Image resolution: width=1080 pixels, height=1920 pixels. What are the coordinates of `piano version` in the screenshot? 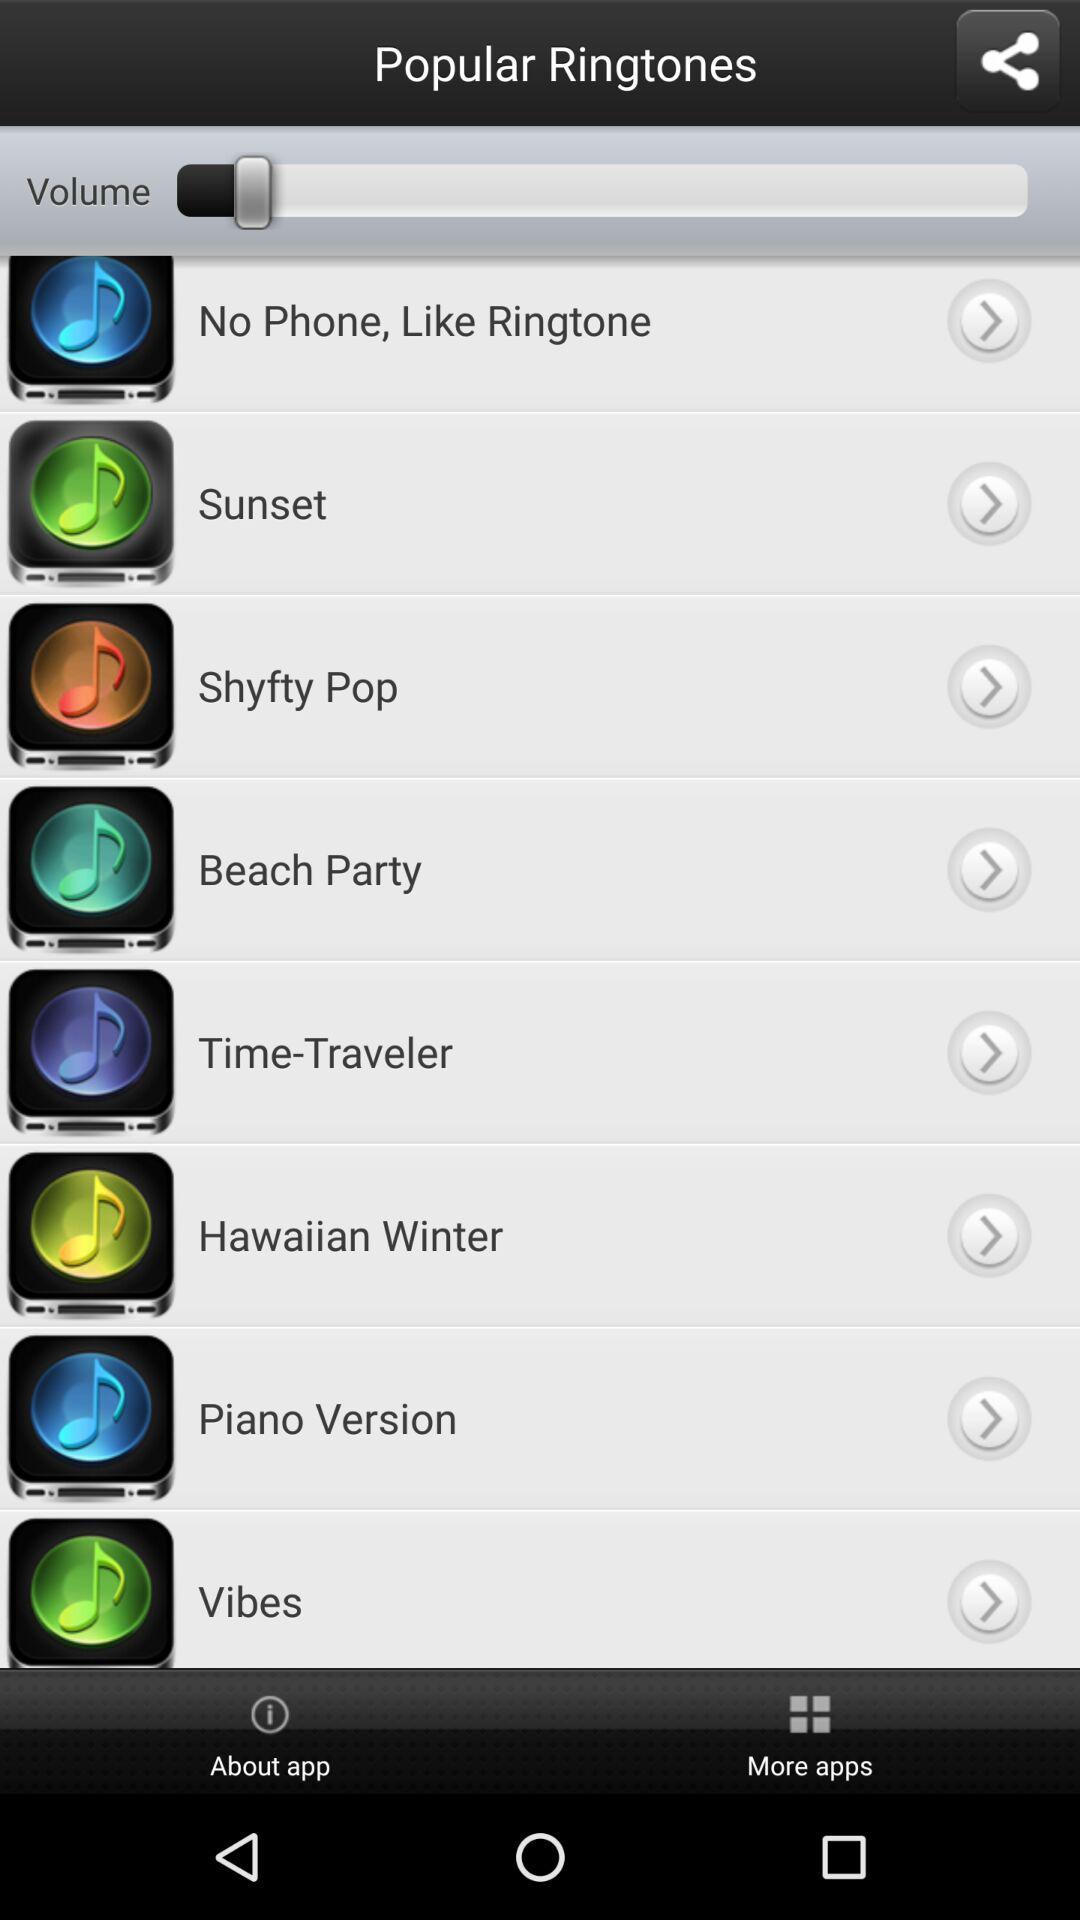 It's located at (987, 1416).